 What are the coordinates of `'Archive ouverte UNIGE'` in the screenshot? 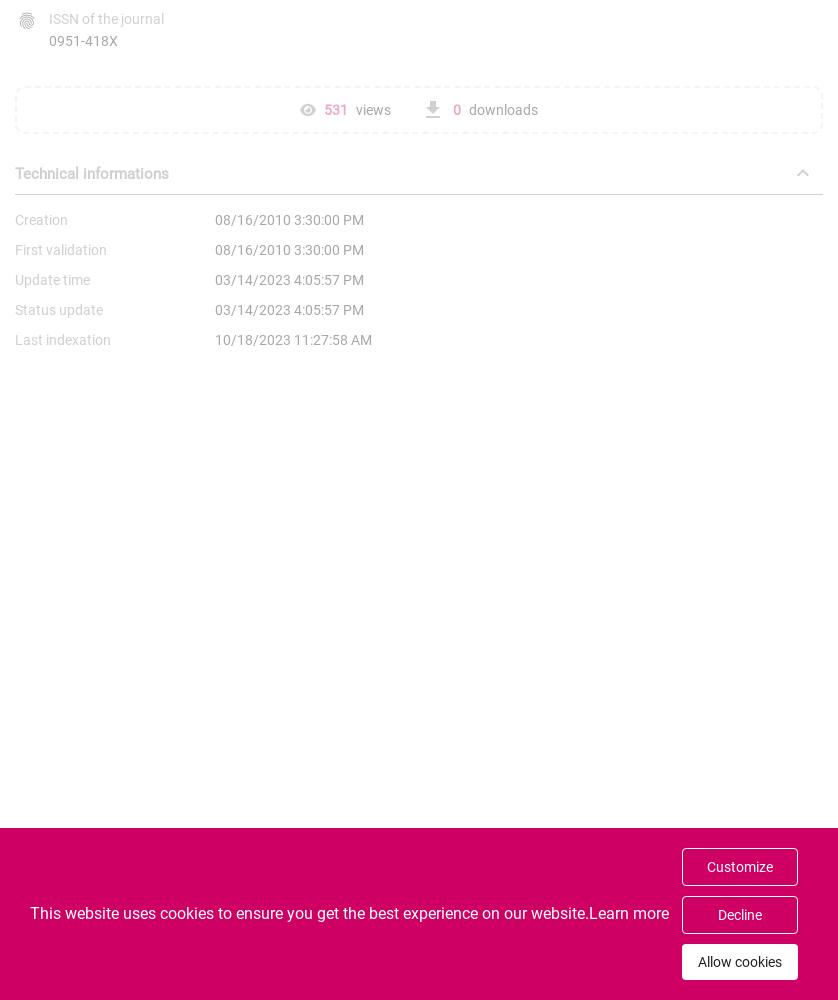 It's located at (405, 977).